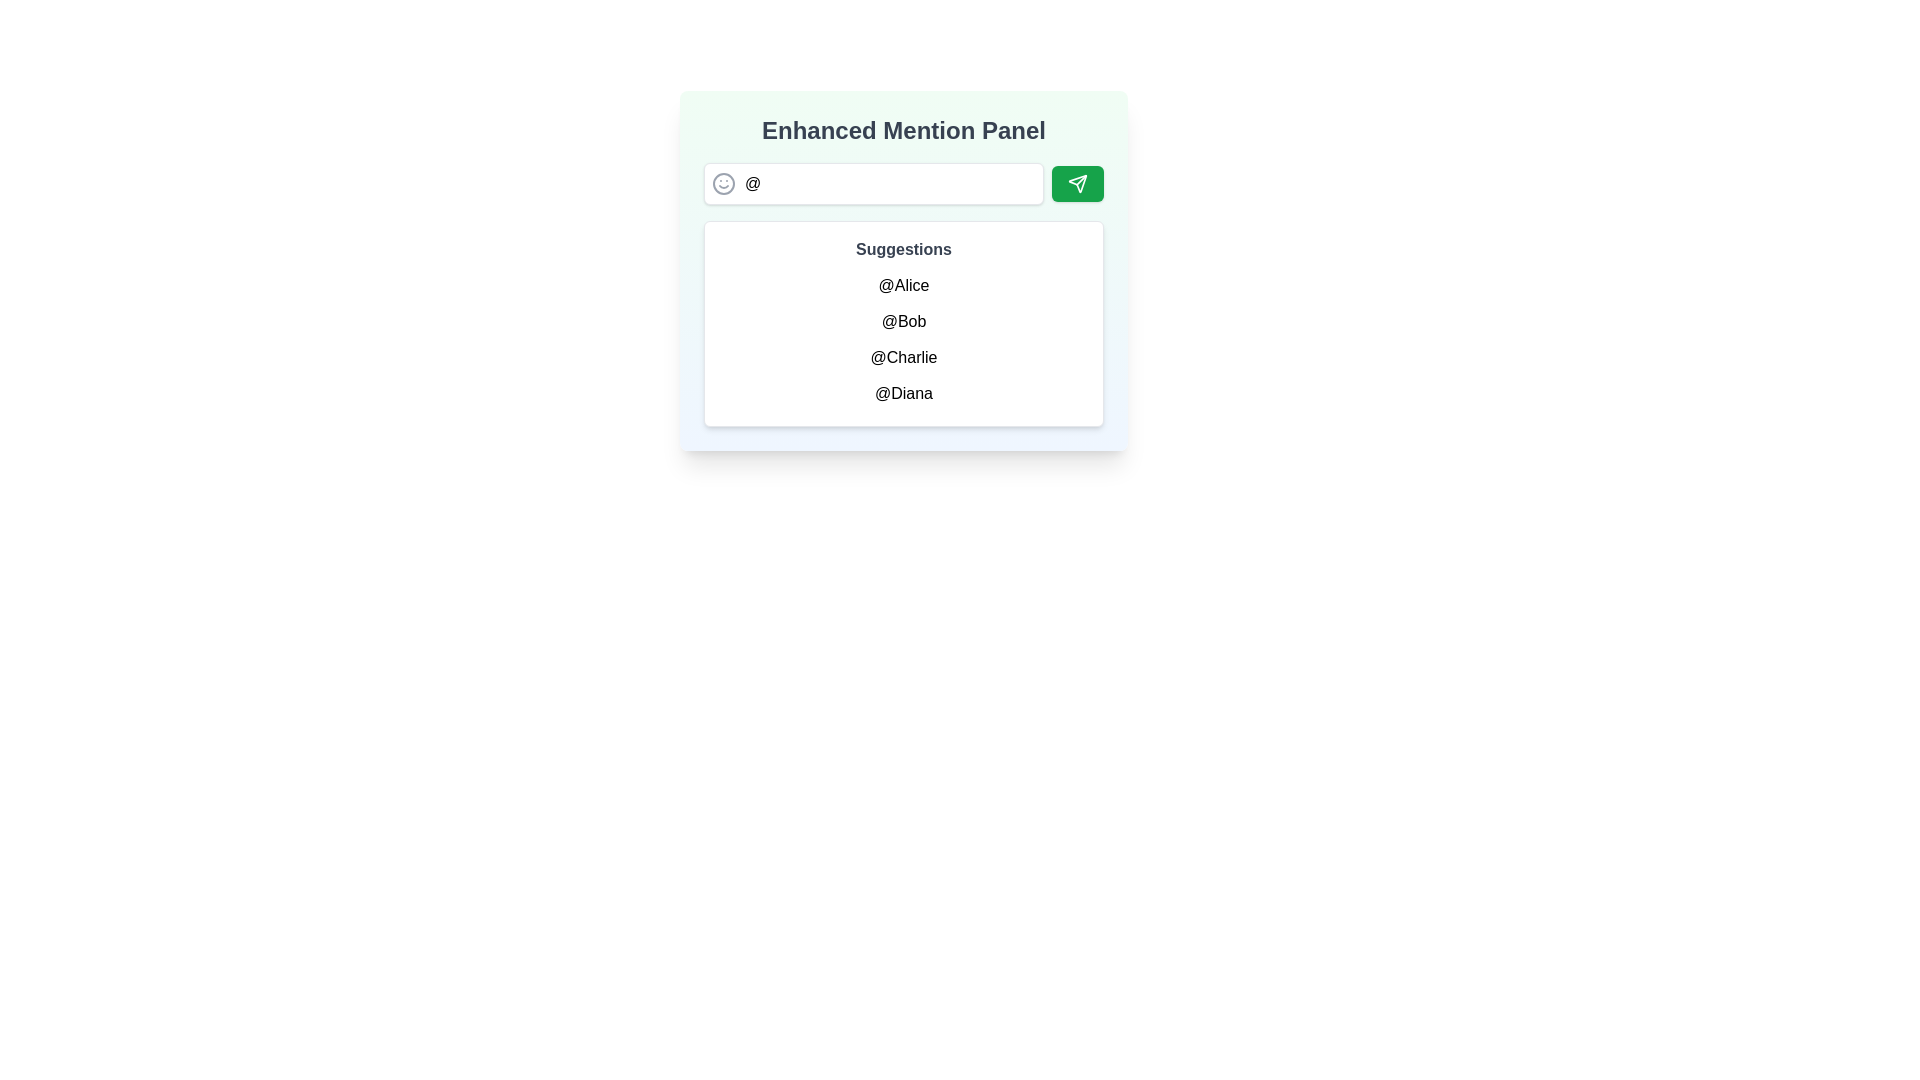 The height and width of the screenshot is (1080, 1920). Describe the element at coordinates (902, 323) in the screenshot. I see `the second mention suggestion entry within the 'Enhanced Mention Panel' located beneath the 'Suggestions' heading` at that location.